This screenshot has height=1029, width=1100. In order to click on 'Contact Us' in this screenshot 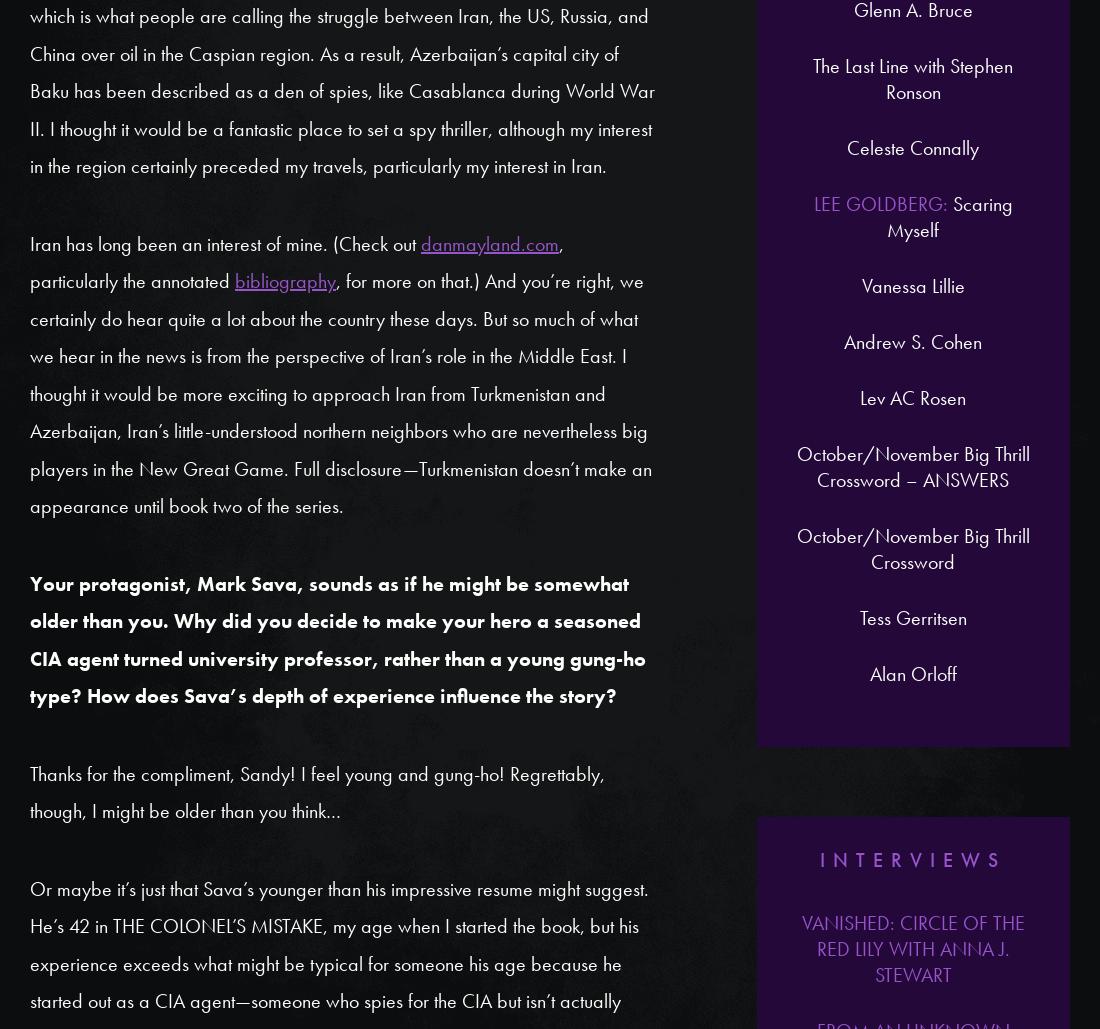, I will do `click(770, 316)`.